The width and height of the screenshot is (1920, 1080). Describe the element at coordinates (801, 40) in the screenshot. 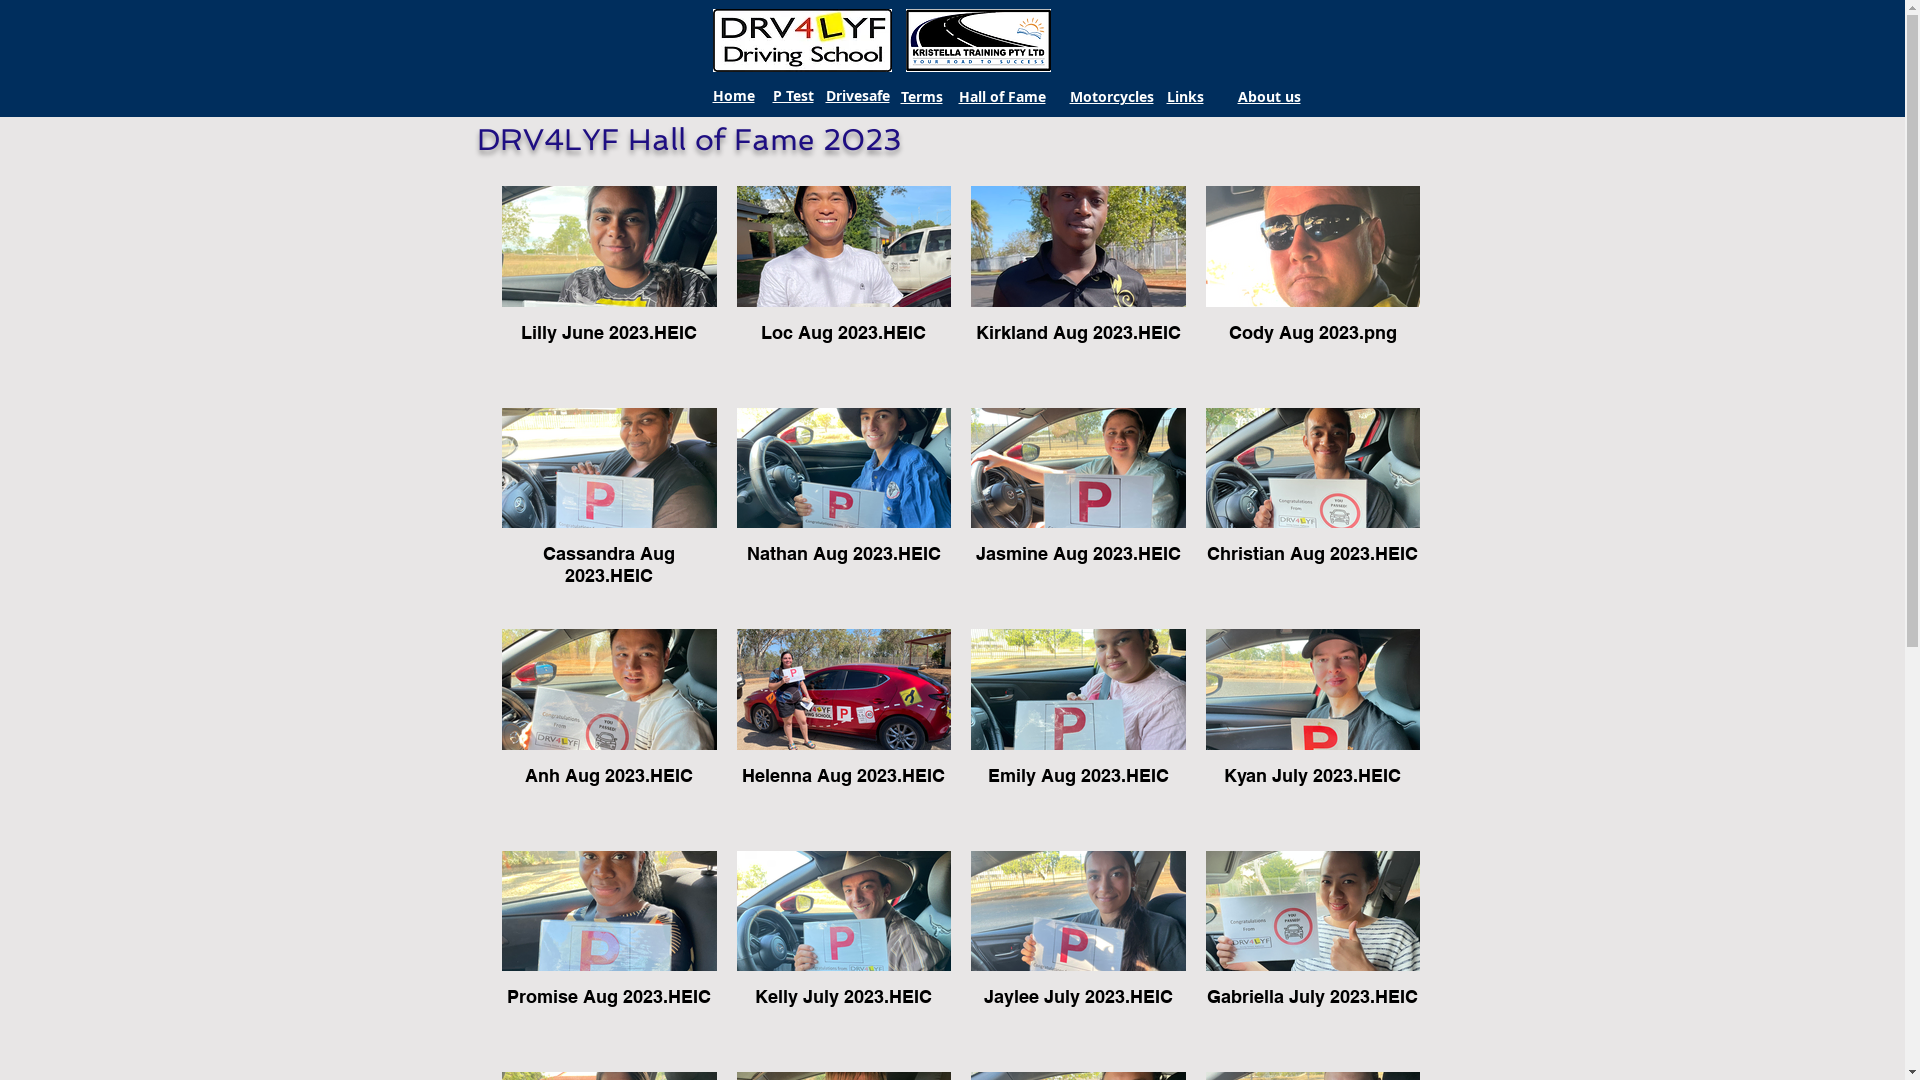

I see `'DRV4LYF.jpg'` at that location.